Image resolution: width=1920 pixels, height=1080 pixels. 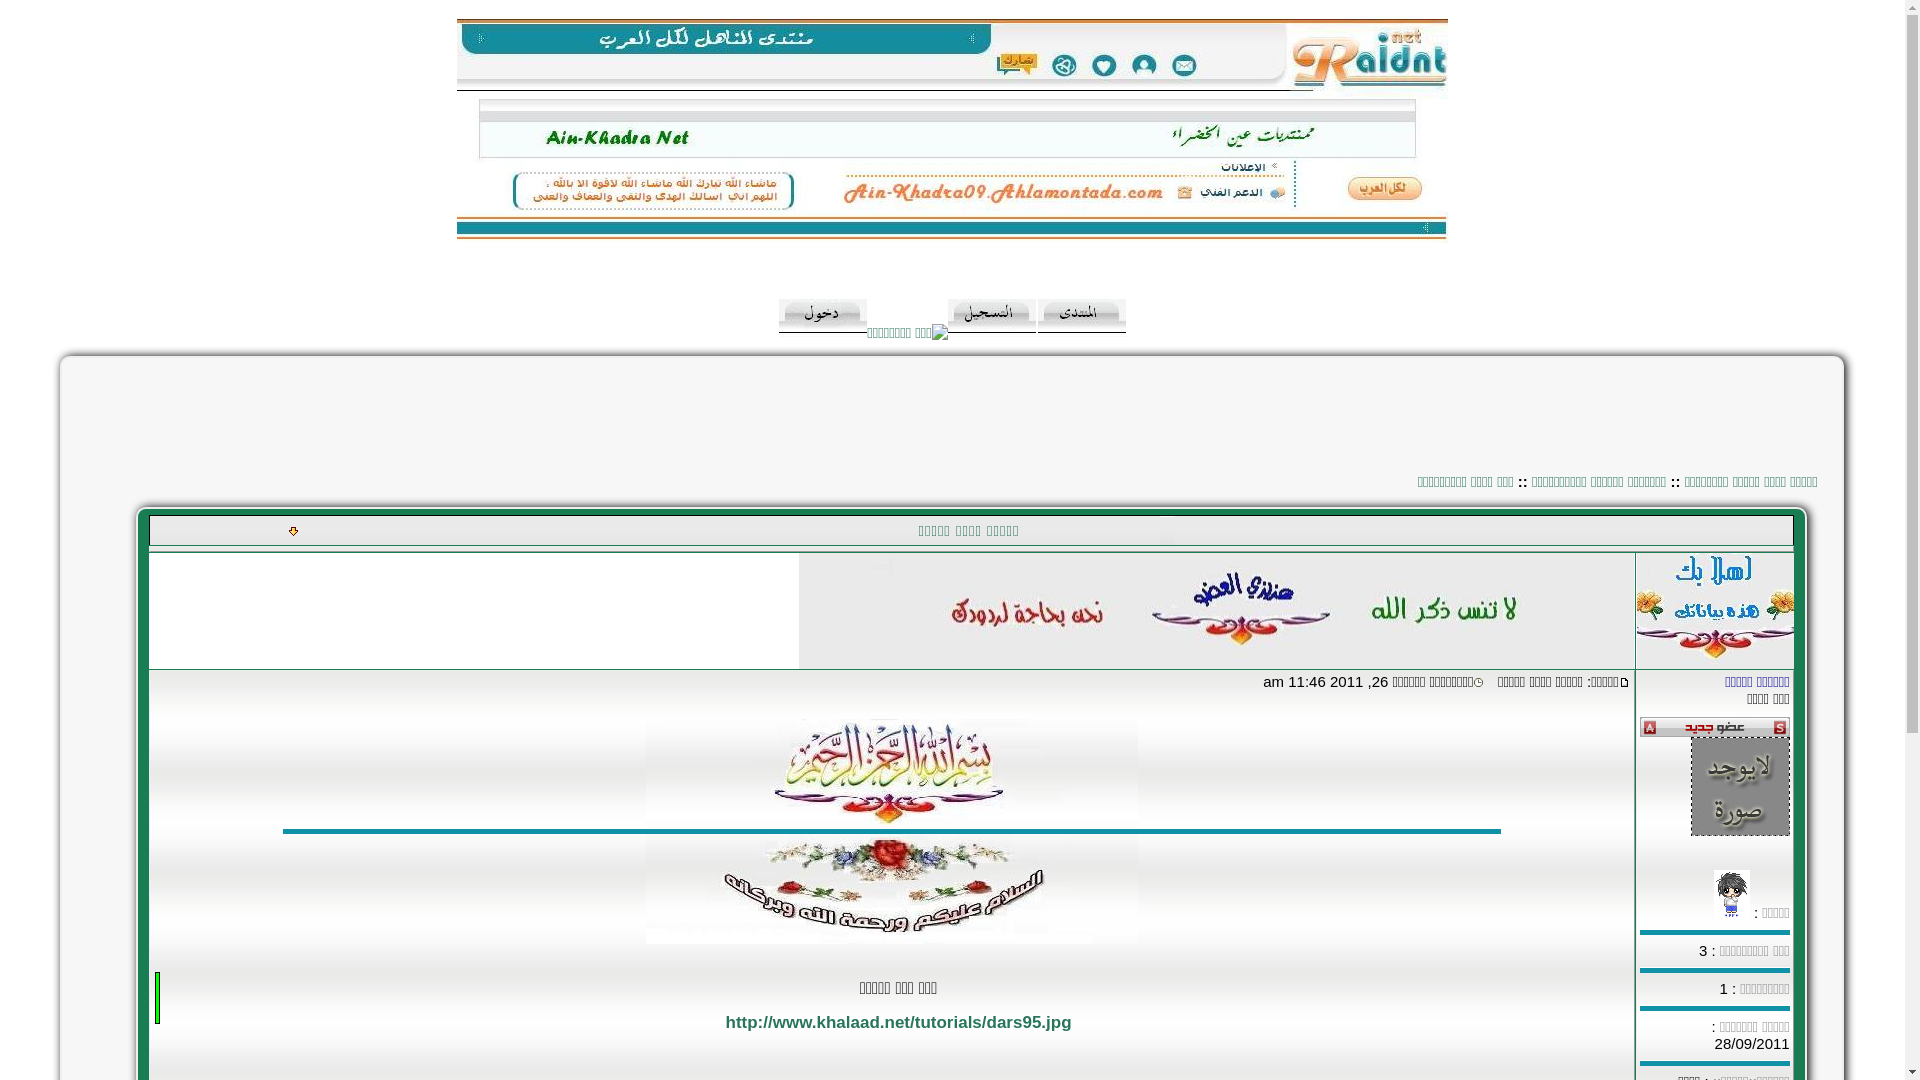 I want to click on 'http://www.khalaad.net/tutorials/dars95.jpg', so click(x=897, y=1022).